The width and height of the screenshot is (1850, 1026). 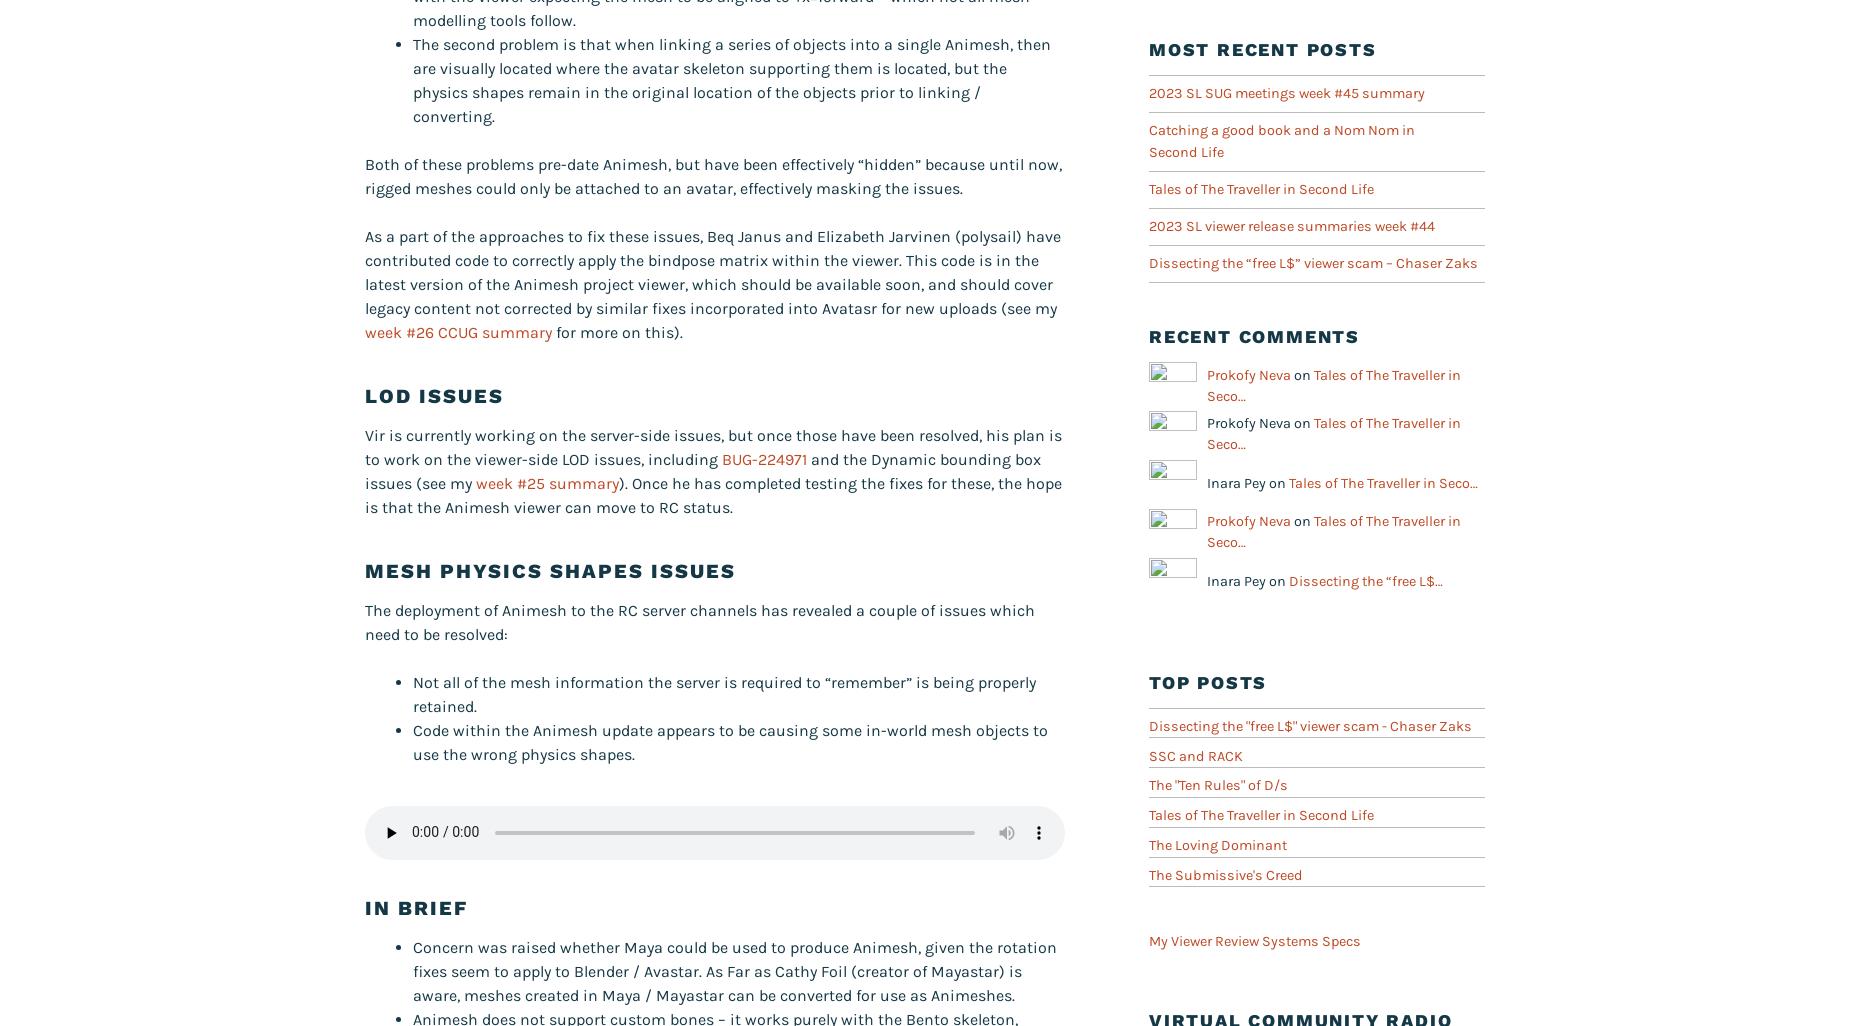 I want to click on 'Tales of The Traveller in Second Life', so click(x=1260, y=187).